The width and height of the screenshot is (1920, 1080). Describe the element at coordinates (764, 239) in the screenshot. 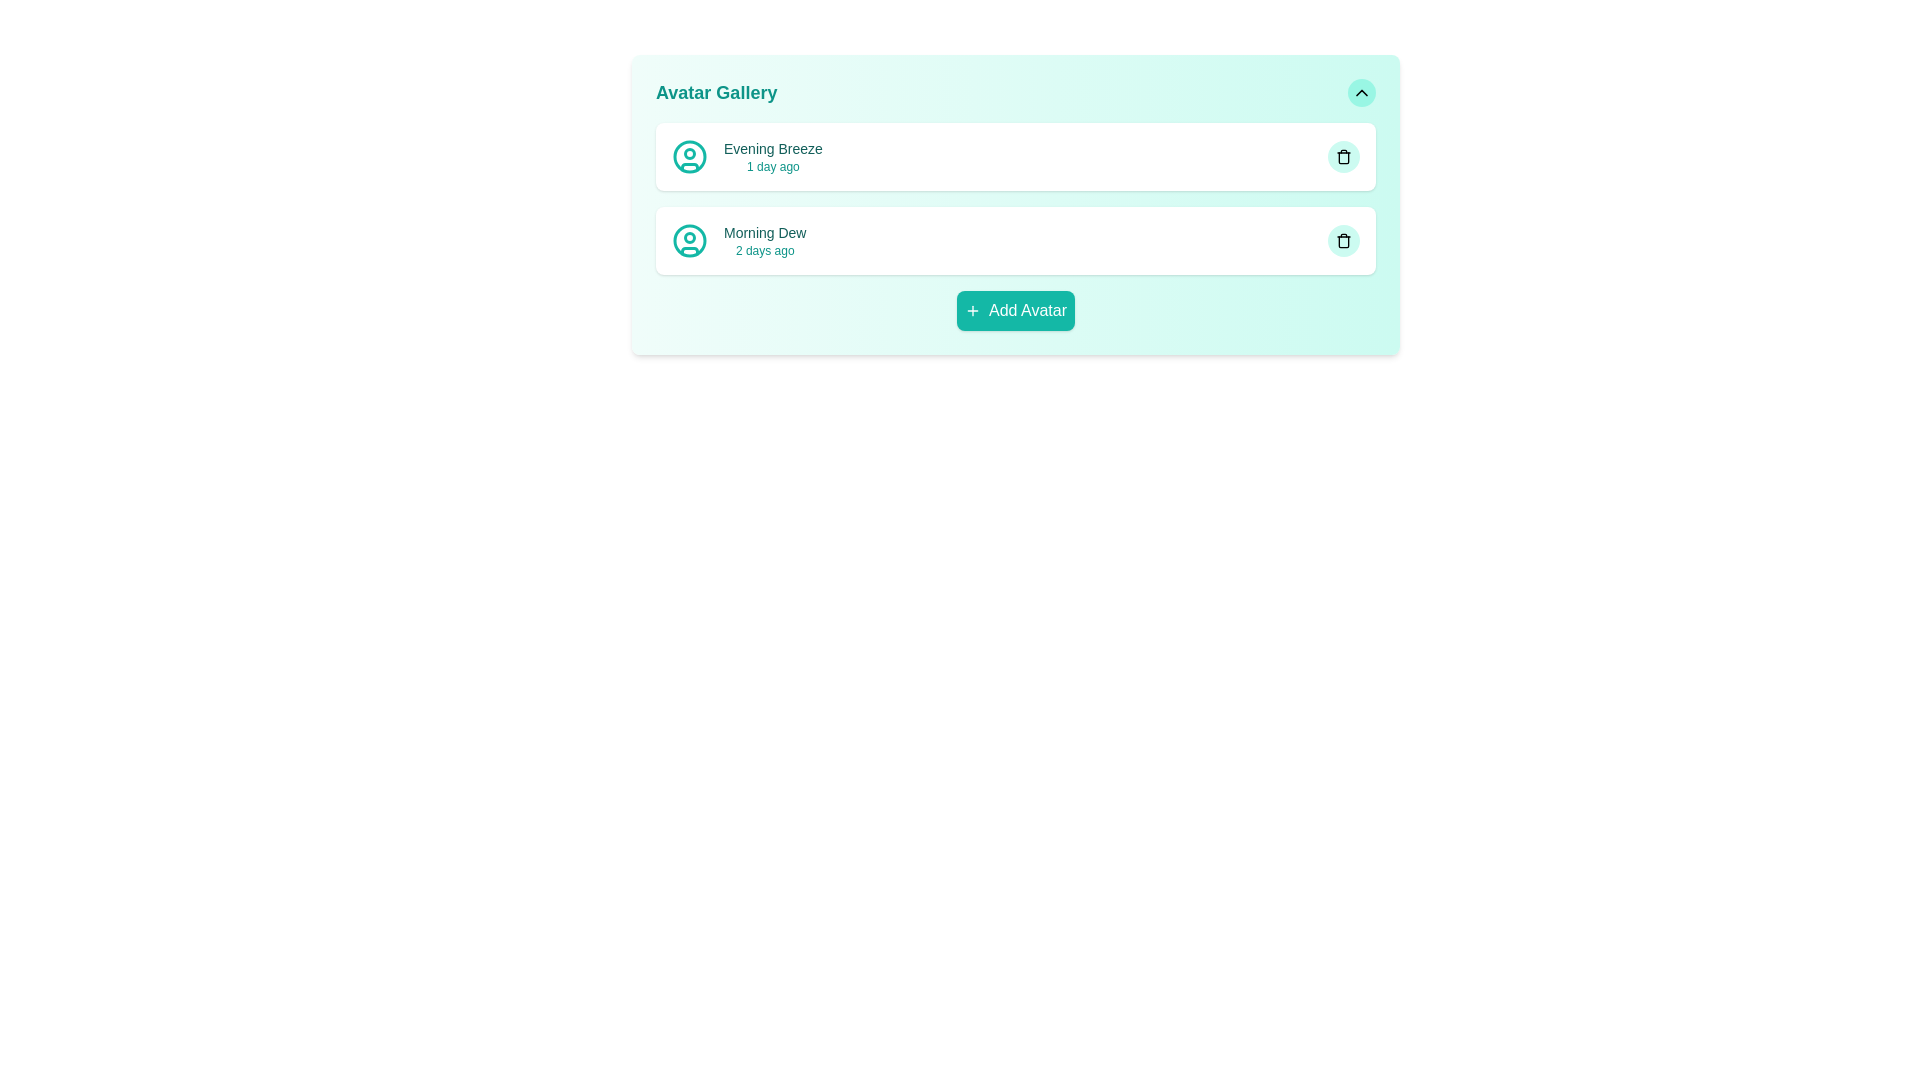

I see `group of texts displaying 'Morning Dew' and '2 days ago' within the user entry component located in the 'Avatar Gallery' card, specifically the second entry below 'Evening Breeze'` at that location.